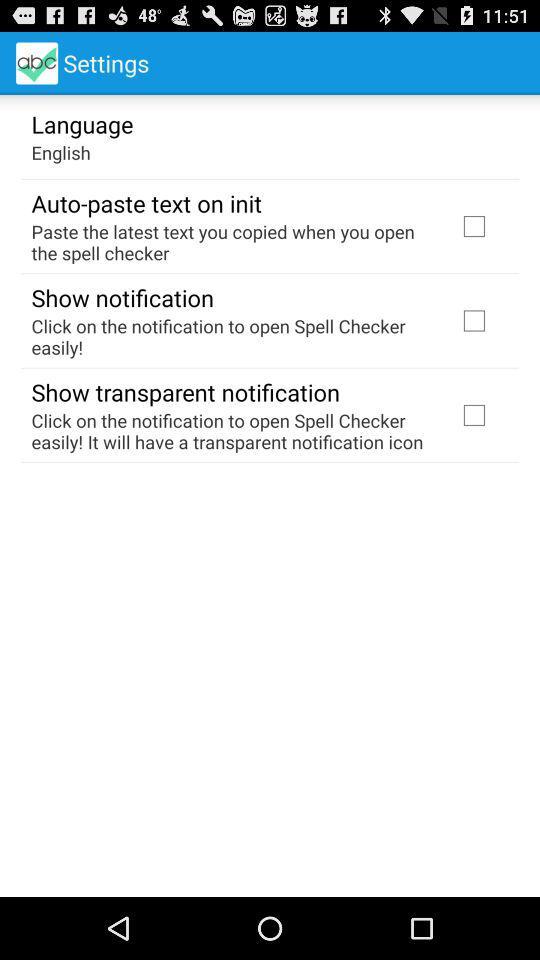 The width and height of the screenshot is (540, 960). I want to click on language item, so click(81, 122).